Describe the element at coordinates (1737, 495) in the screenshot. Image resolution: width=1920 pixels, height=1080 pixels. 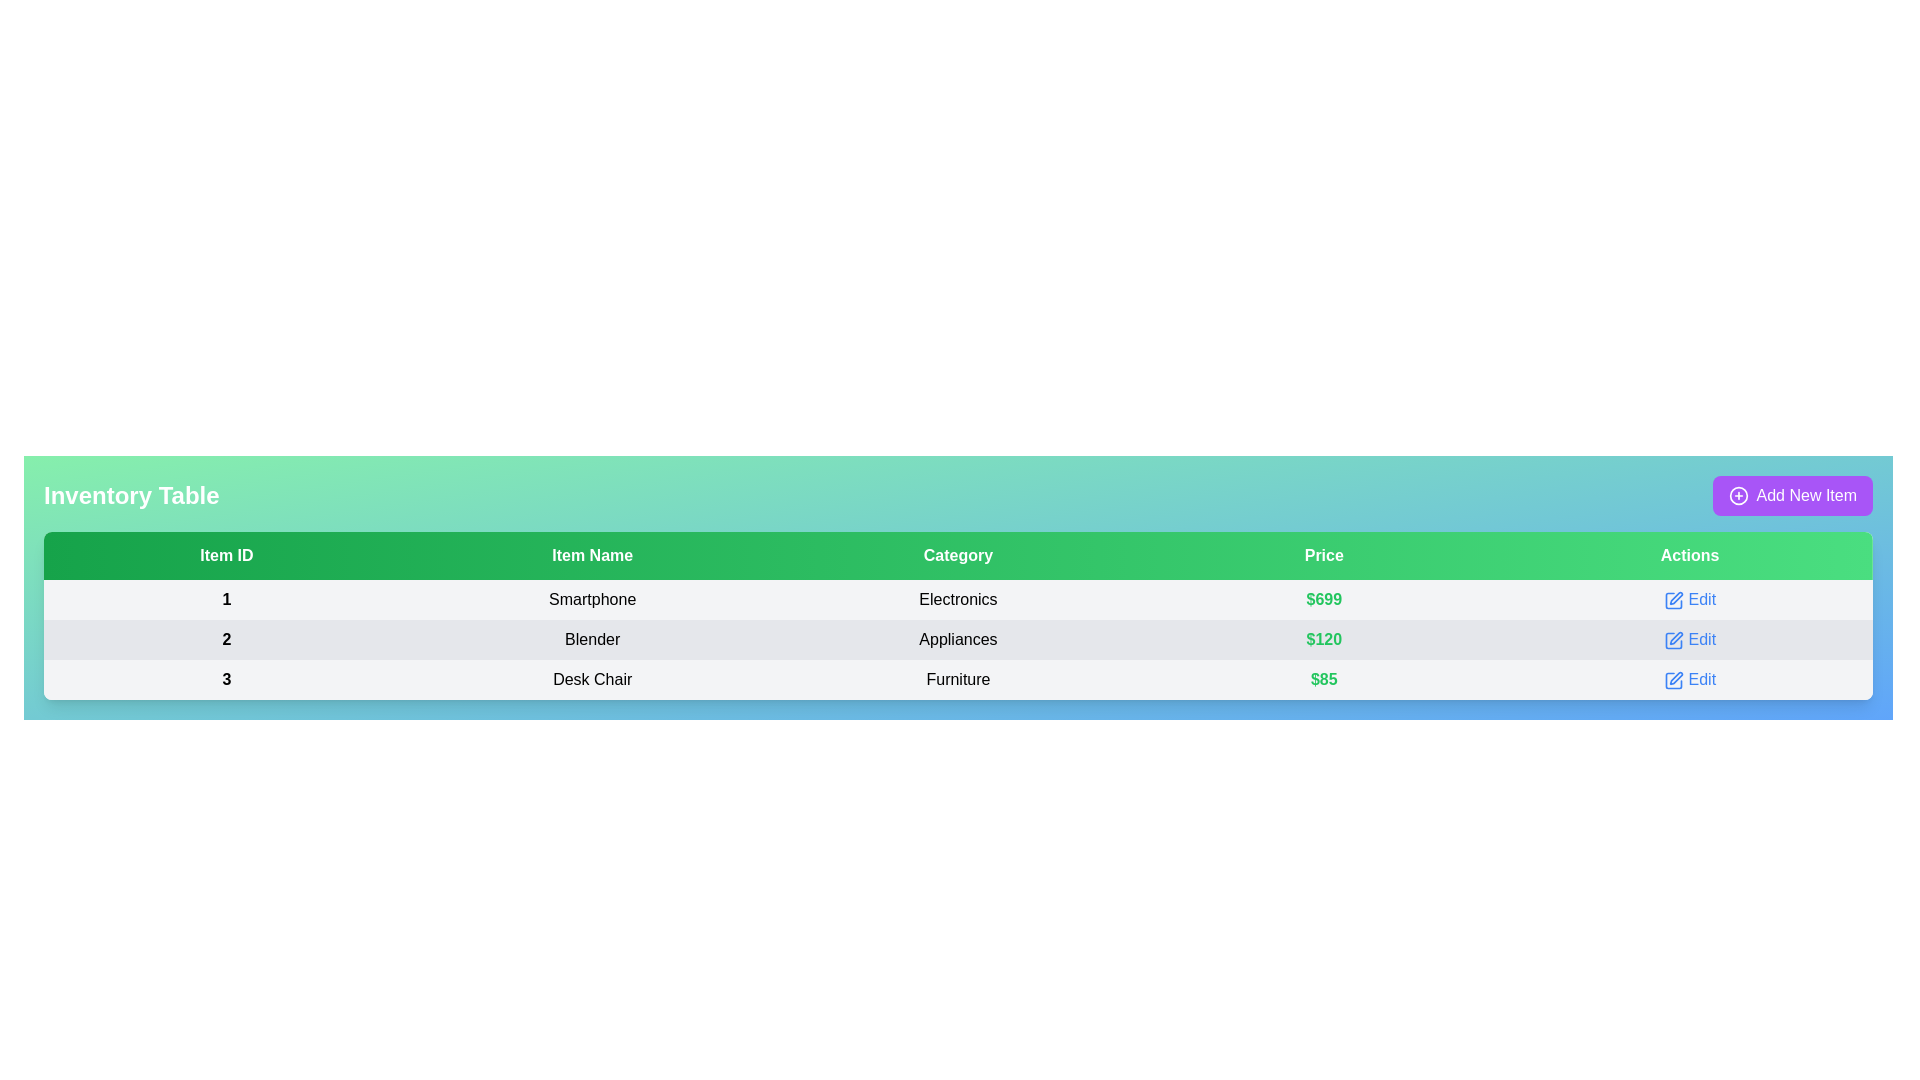
I see `the circular plus icon located inside the 'Add New Item' button in the top-right corner of the interface` at that location.